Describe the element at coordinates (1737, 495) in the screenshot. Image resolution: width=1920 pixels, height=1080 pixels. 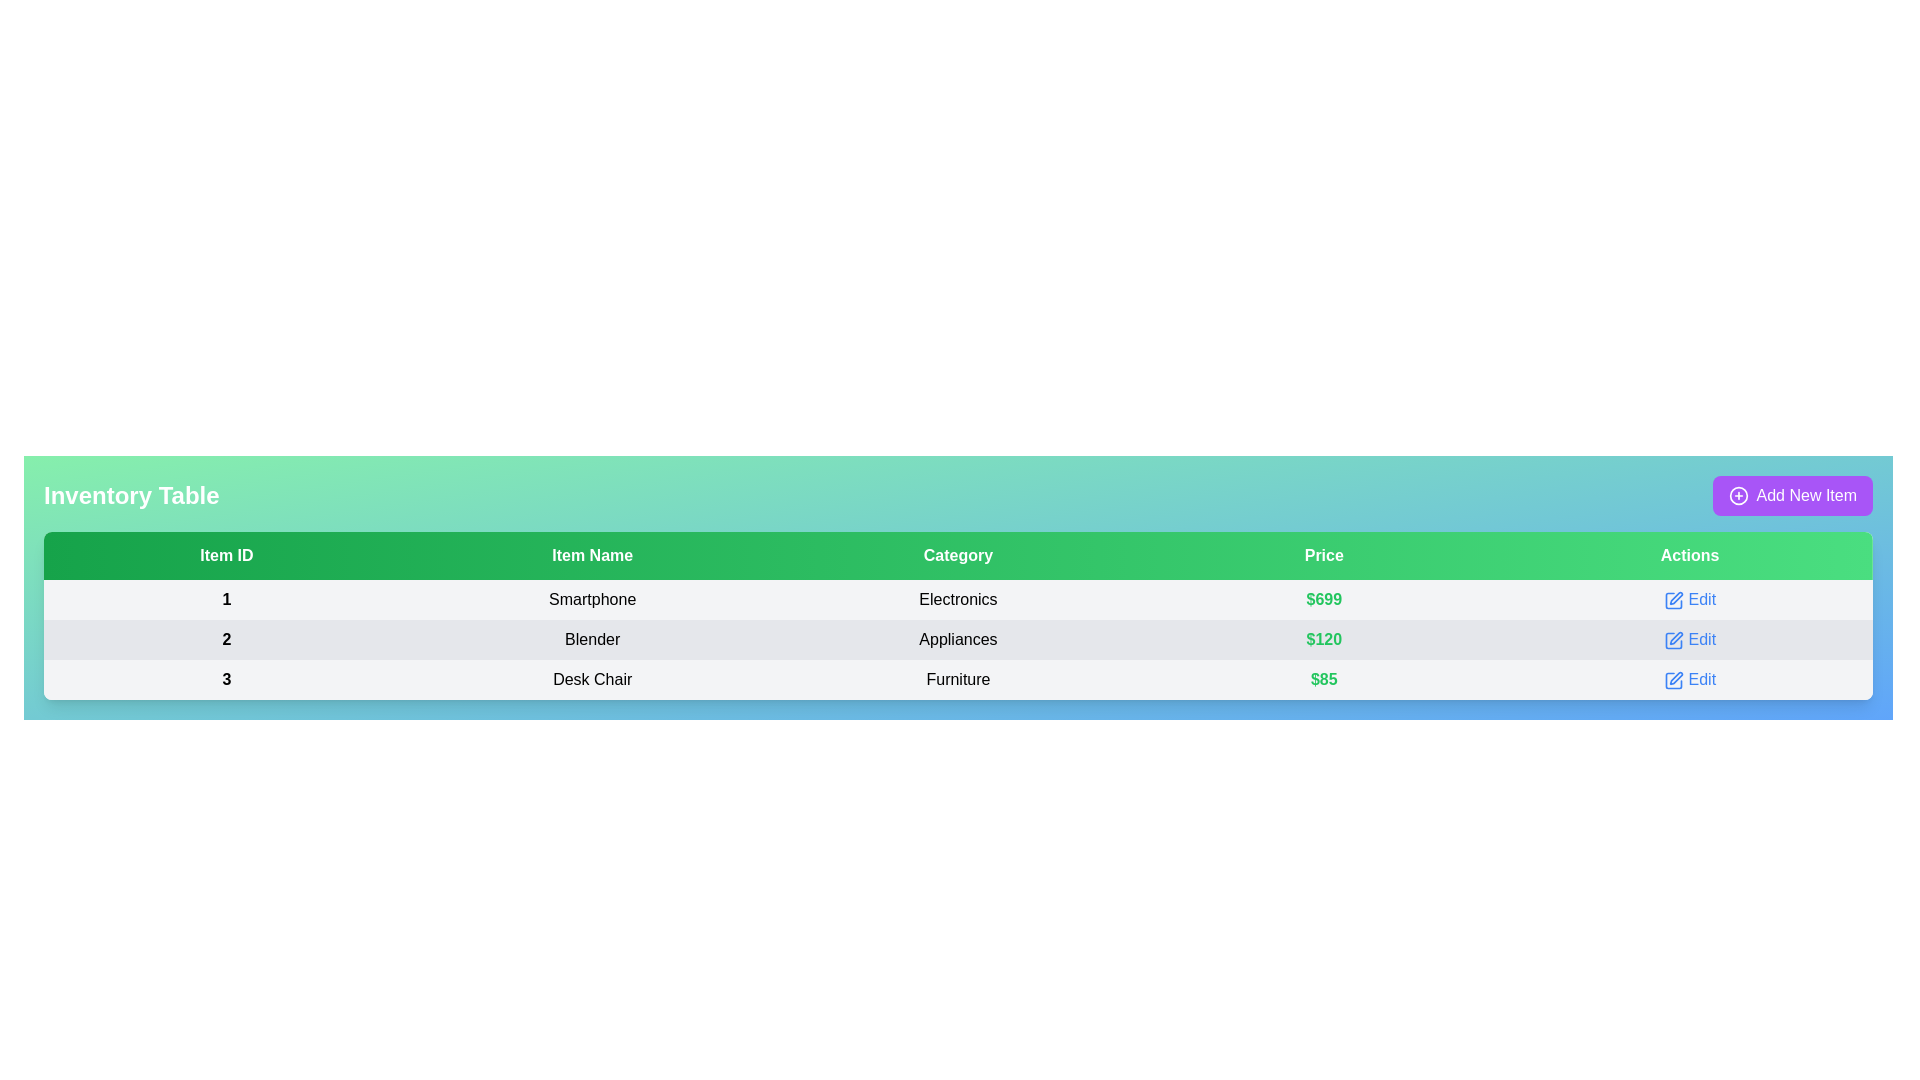
I see `the circular plus icon located inside the 'Add New Item' button in the top-right corner of the interface` at that location.